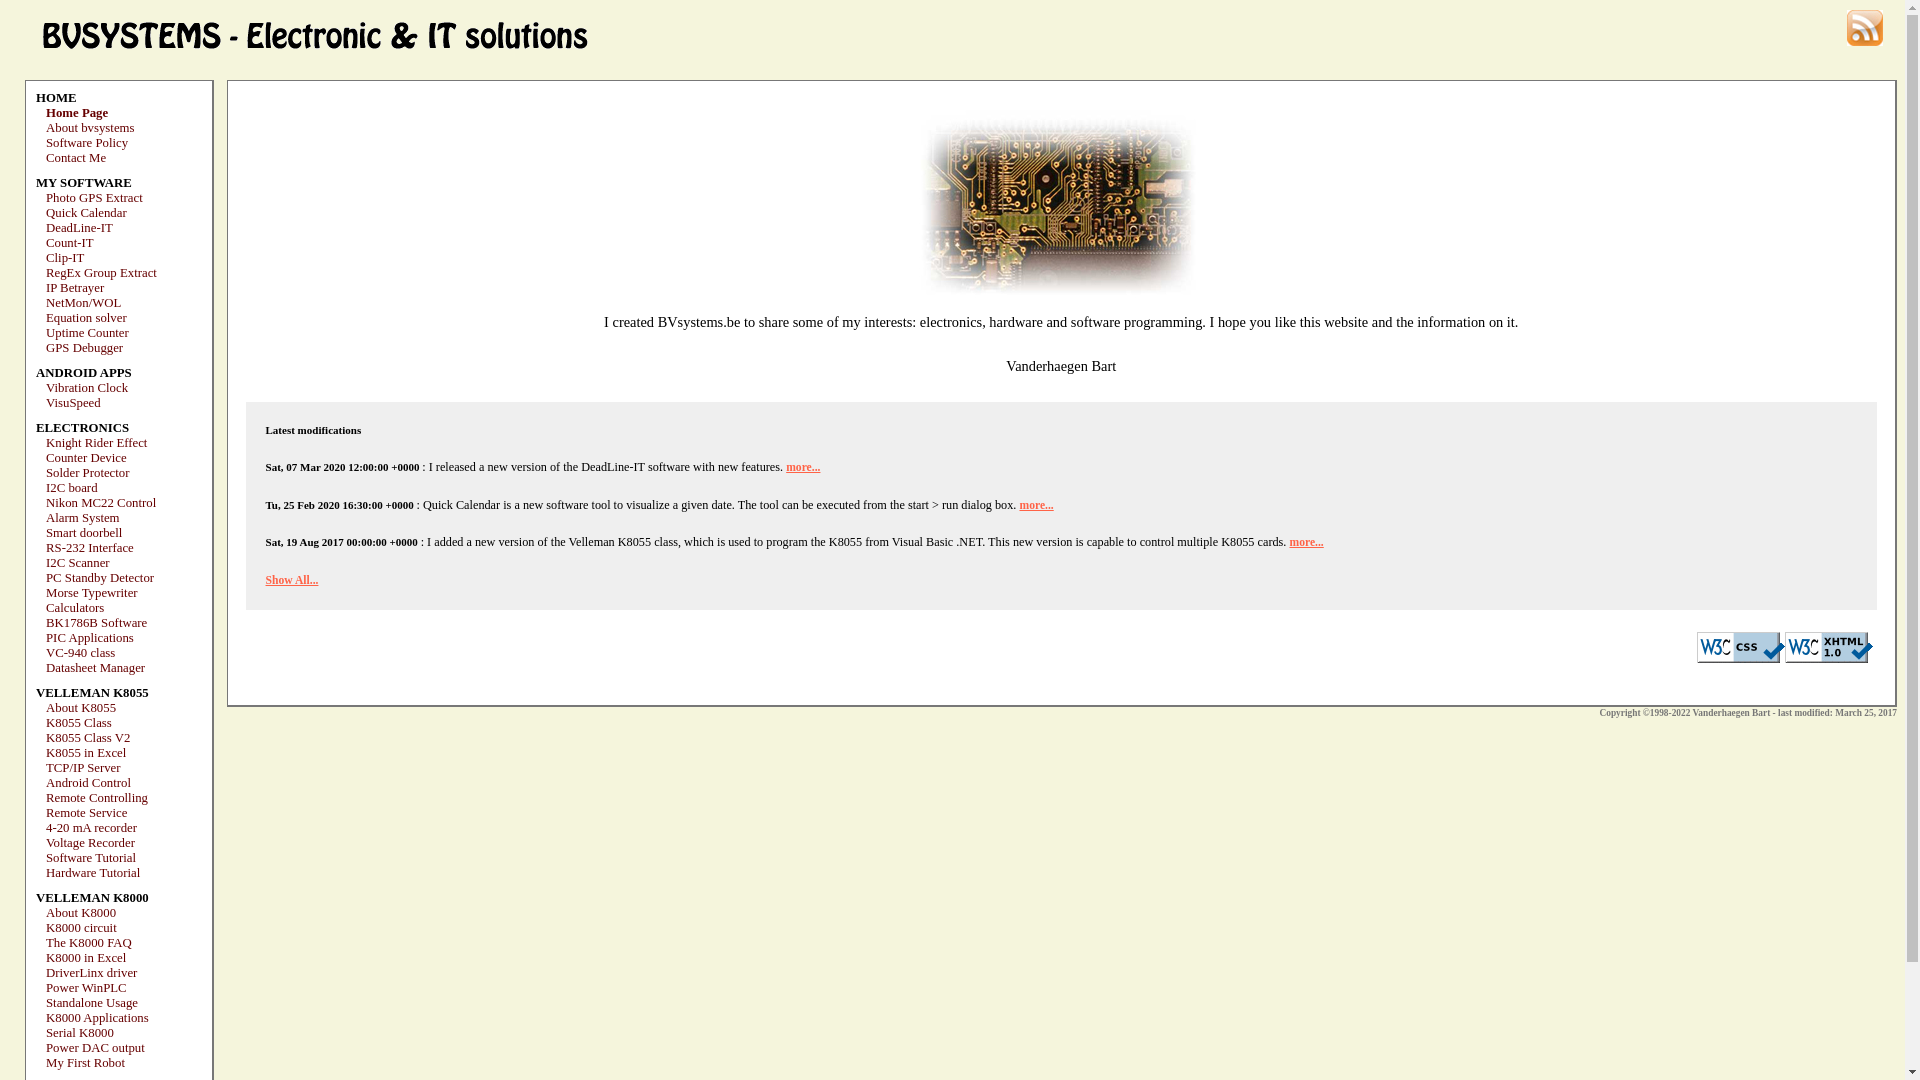 The width and height of the screenshot is (1920, 1080). Describe the element at coordinates (56, 97) in the screenshot. I see `'HOME'` at that location.